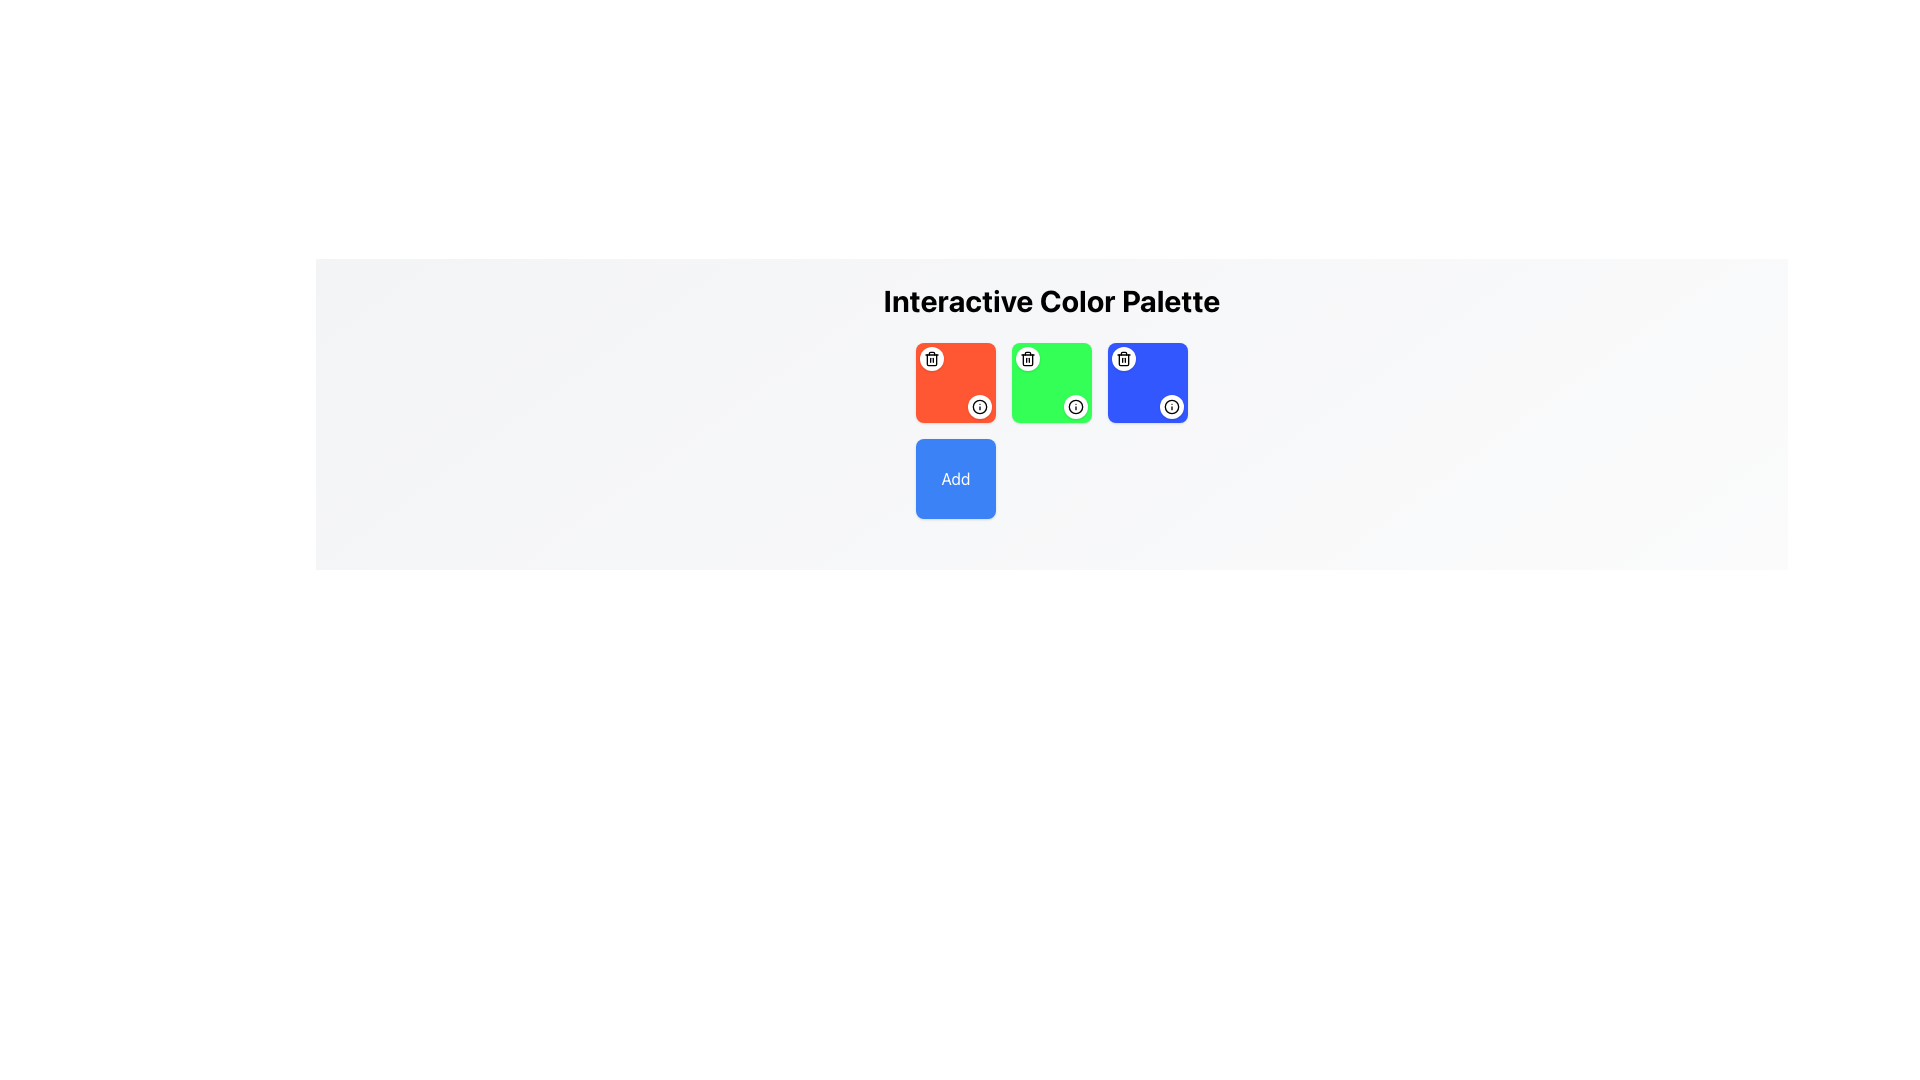 The height and width of the screenshot is (1080, 1920). Describe the element at coordinates (1074, 406) in the screenshot. I see `the small circular button with a white background and black border, located in the bottom-right corner of the green square tile under the 'Interactive Color Palette' header` at that location.